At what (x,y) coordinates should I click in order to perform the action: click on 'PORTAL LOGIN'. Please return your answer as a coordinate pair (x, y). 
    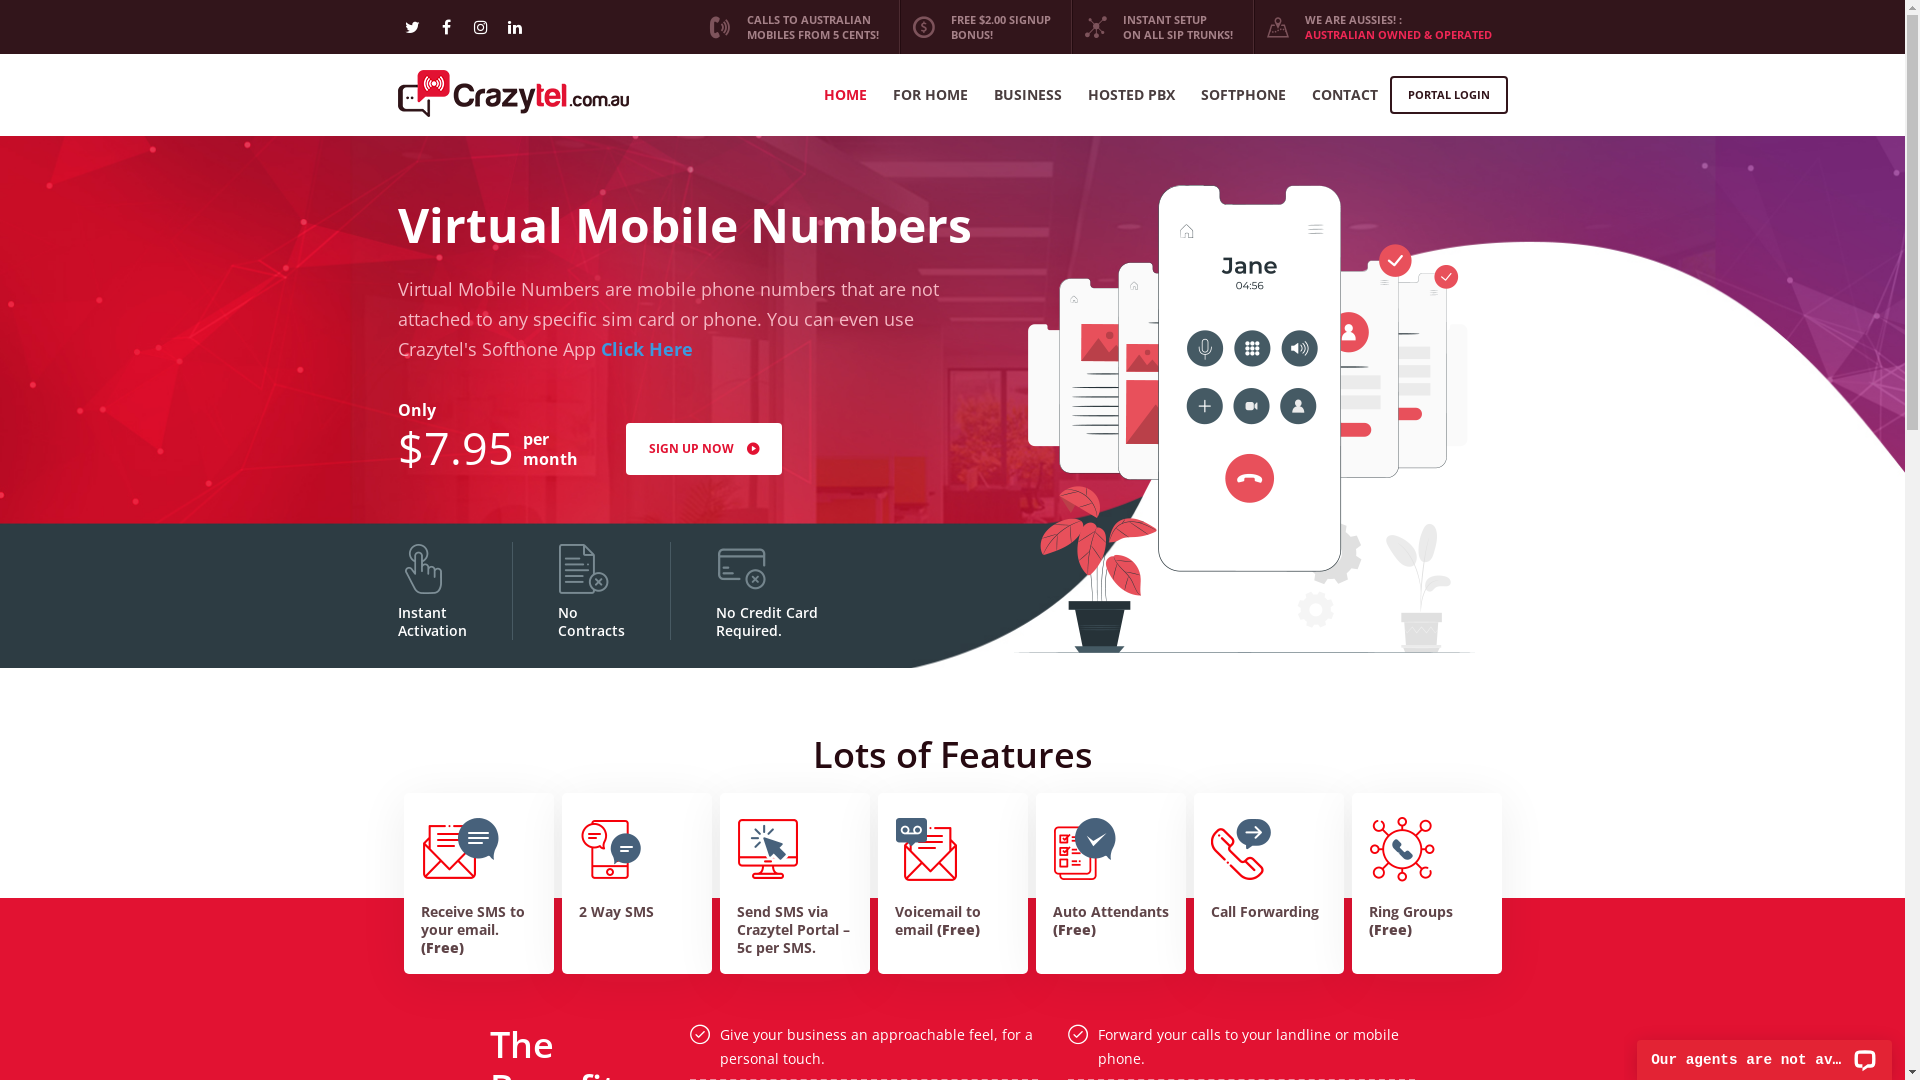
    Looking at the image, I should click on (1449, 95).